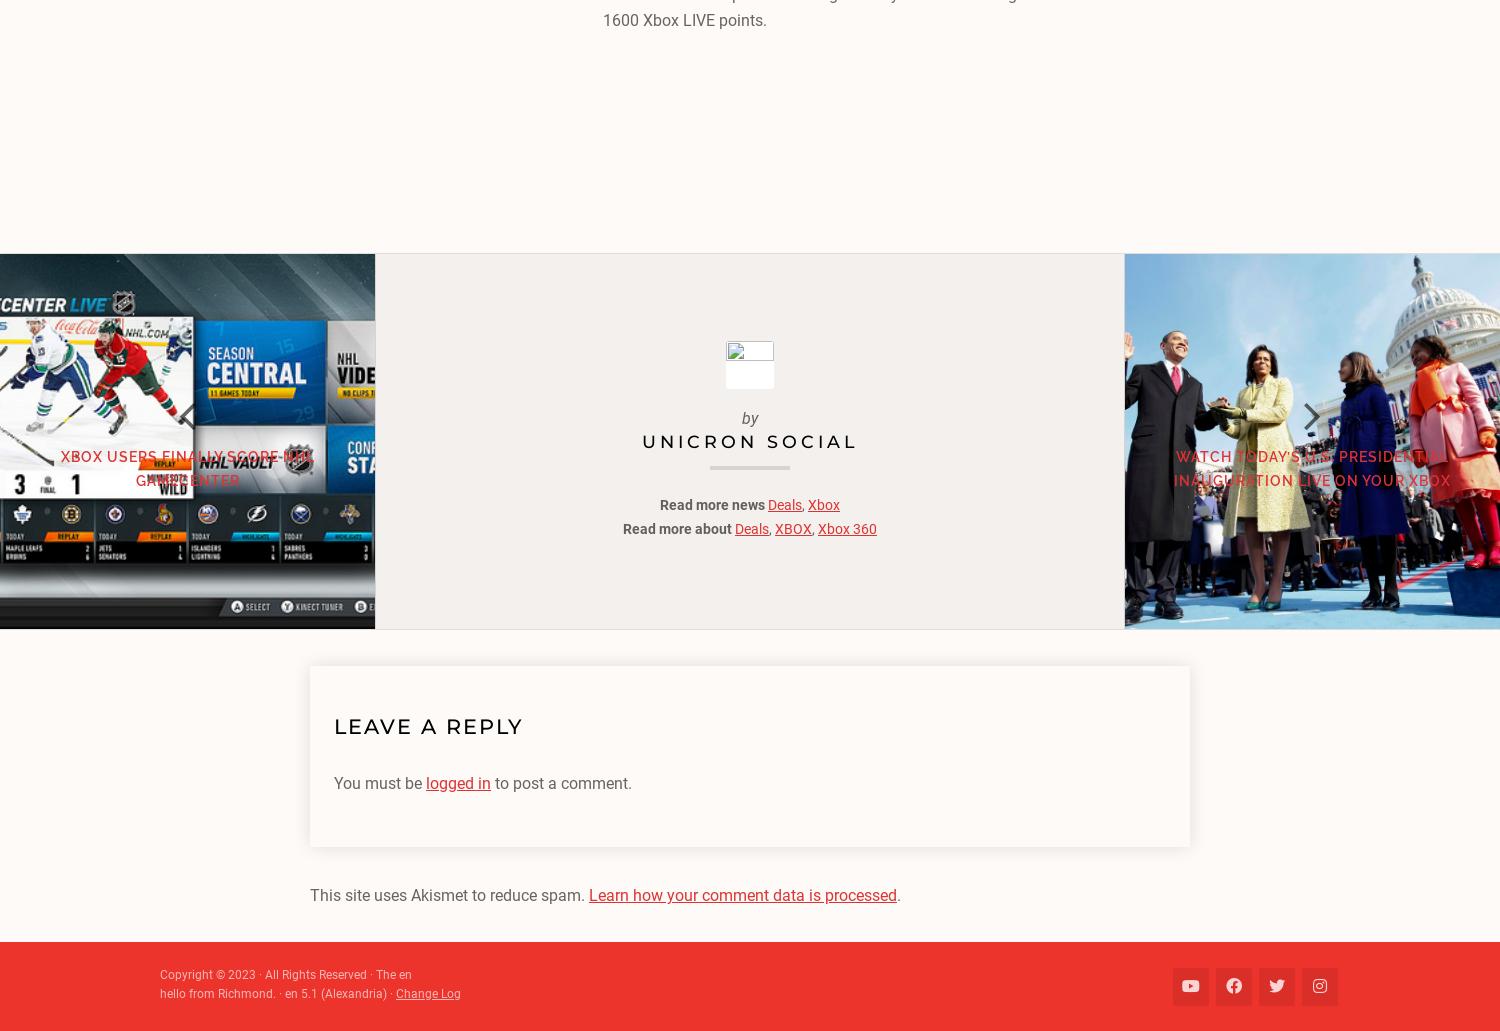  I want to click on 'Read more news', so click(660, 505).